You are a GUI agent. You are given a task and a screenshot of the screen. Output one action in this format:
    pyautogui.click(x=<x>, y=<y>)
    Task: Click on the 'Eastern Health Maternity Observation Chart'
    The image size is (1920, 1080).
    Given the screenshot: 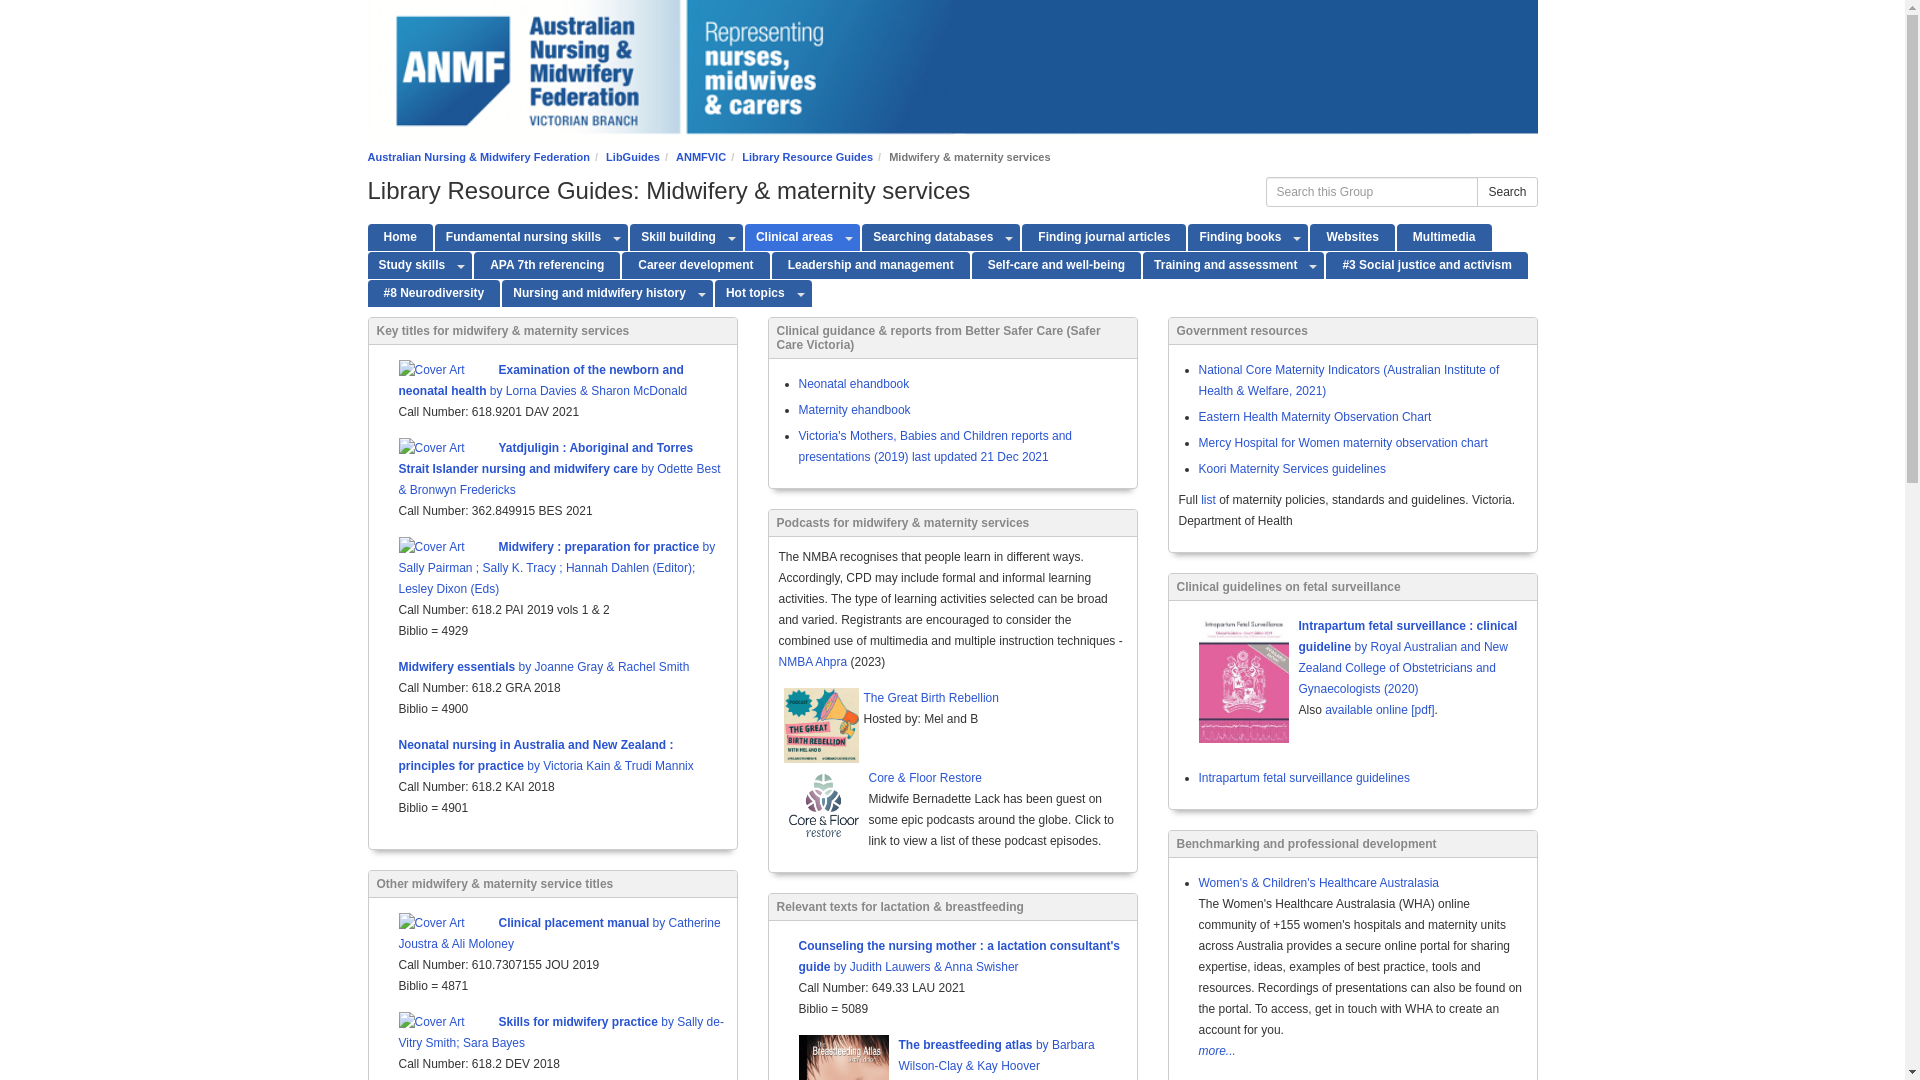 What is the action you would take?
    pyautogui.click(x=1314, y=415)
    